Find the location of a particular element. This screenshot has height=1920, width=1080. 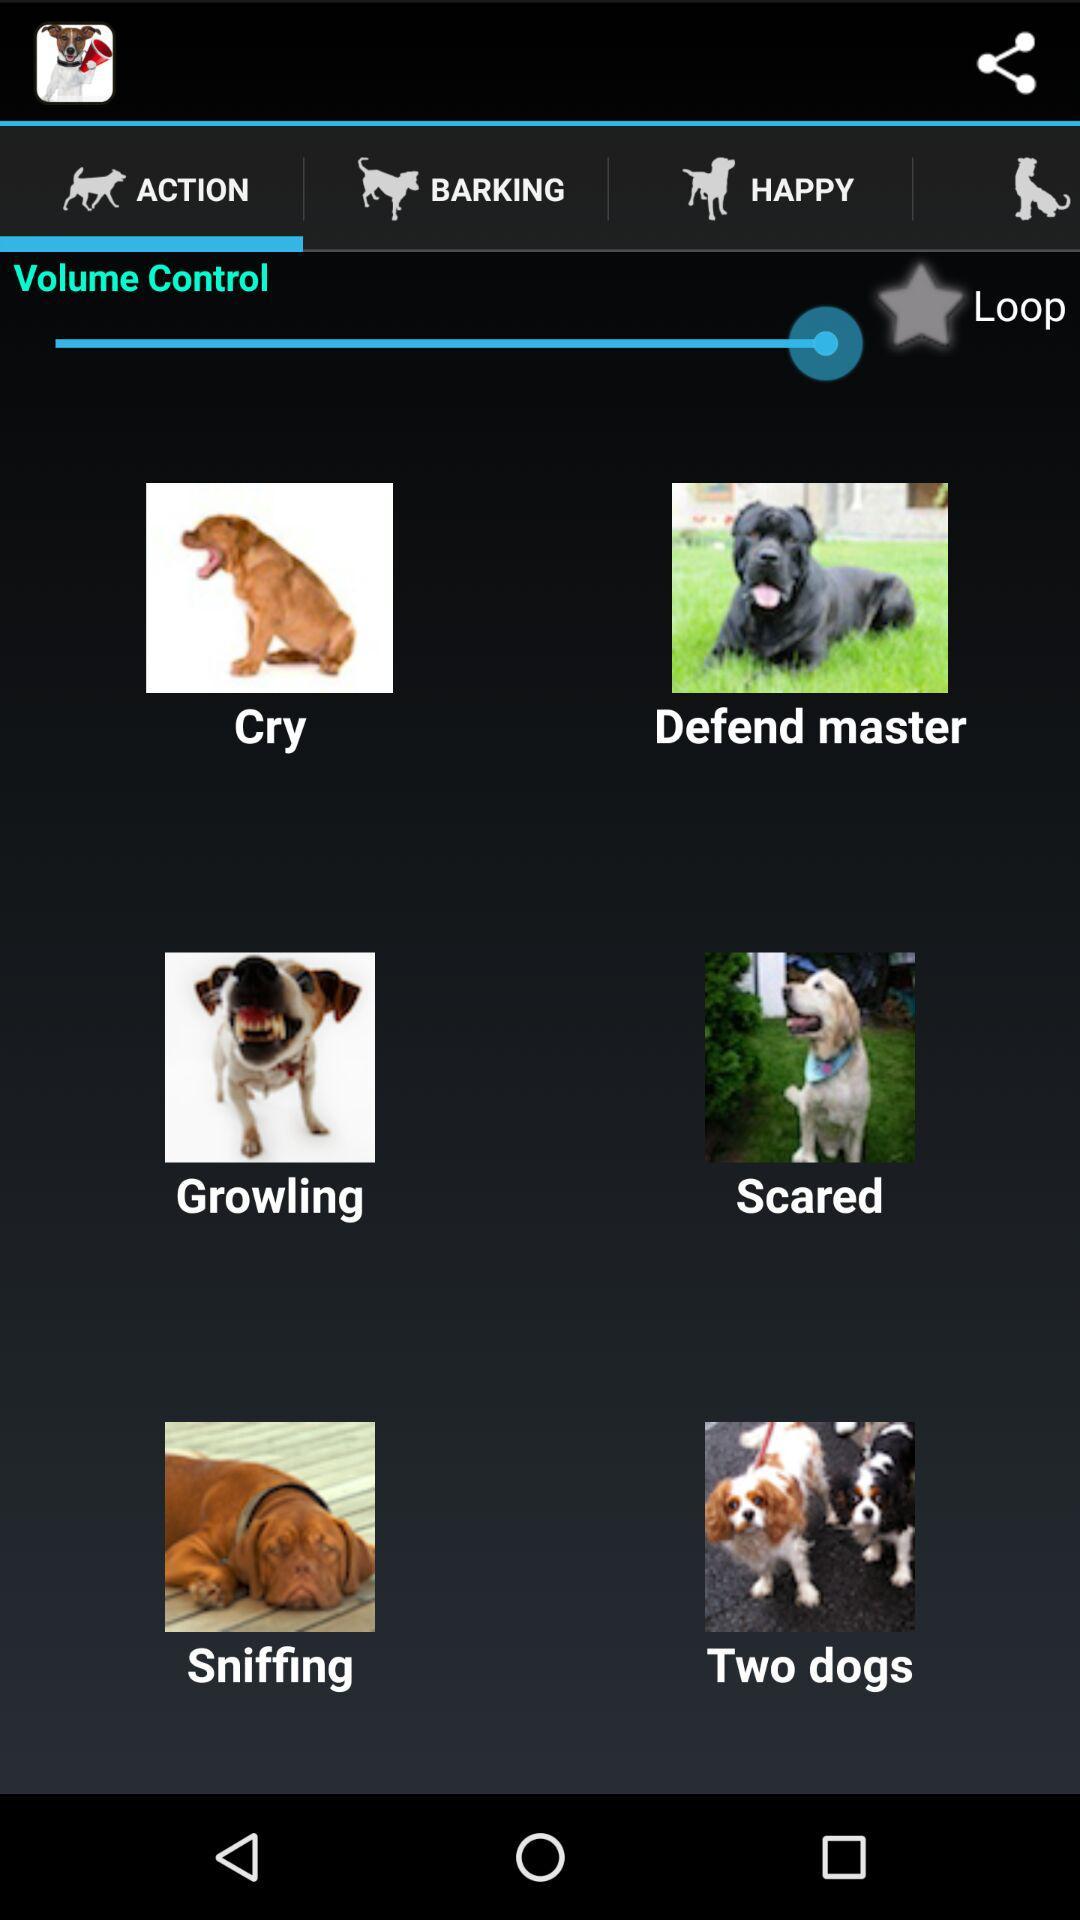

item to the left of the defend master item is located at coordinates (270, 618).